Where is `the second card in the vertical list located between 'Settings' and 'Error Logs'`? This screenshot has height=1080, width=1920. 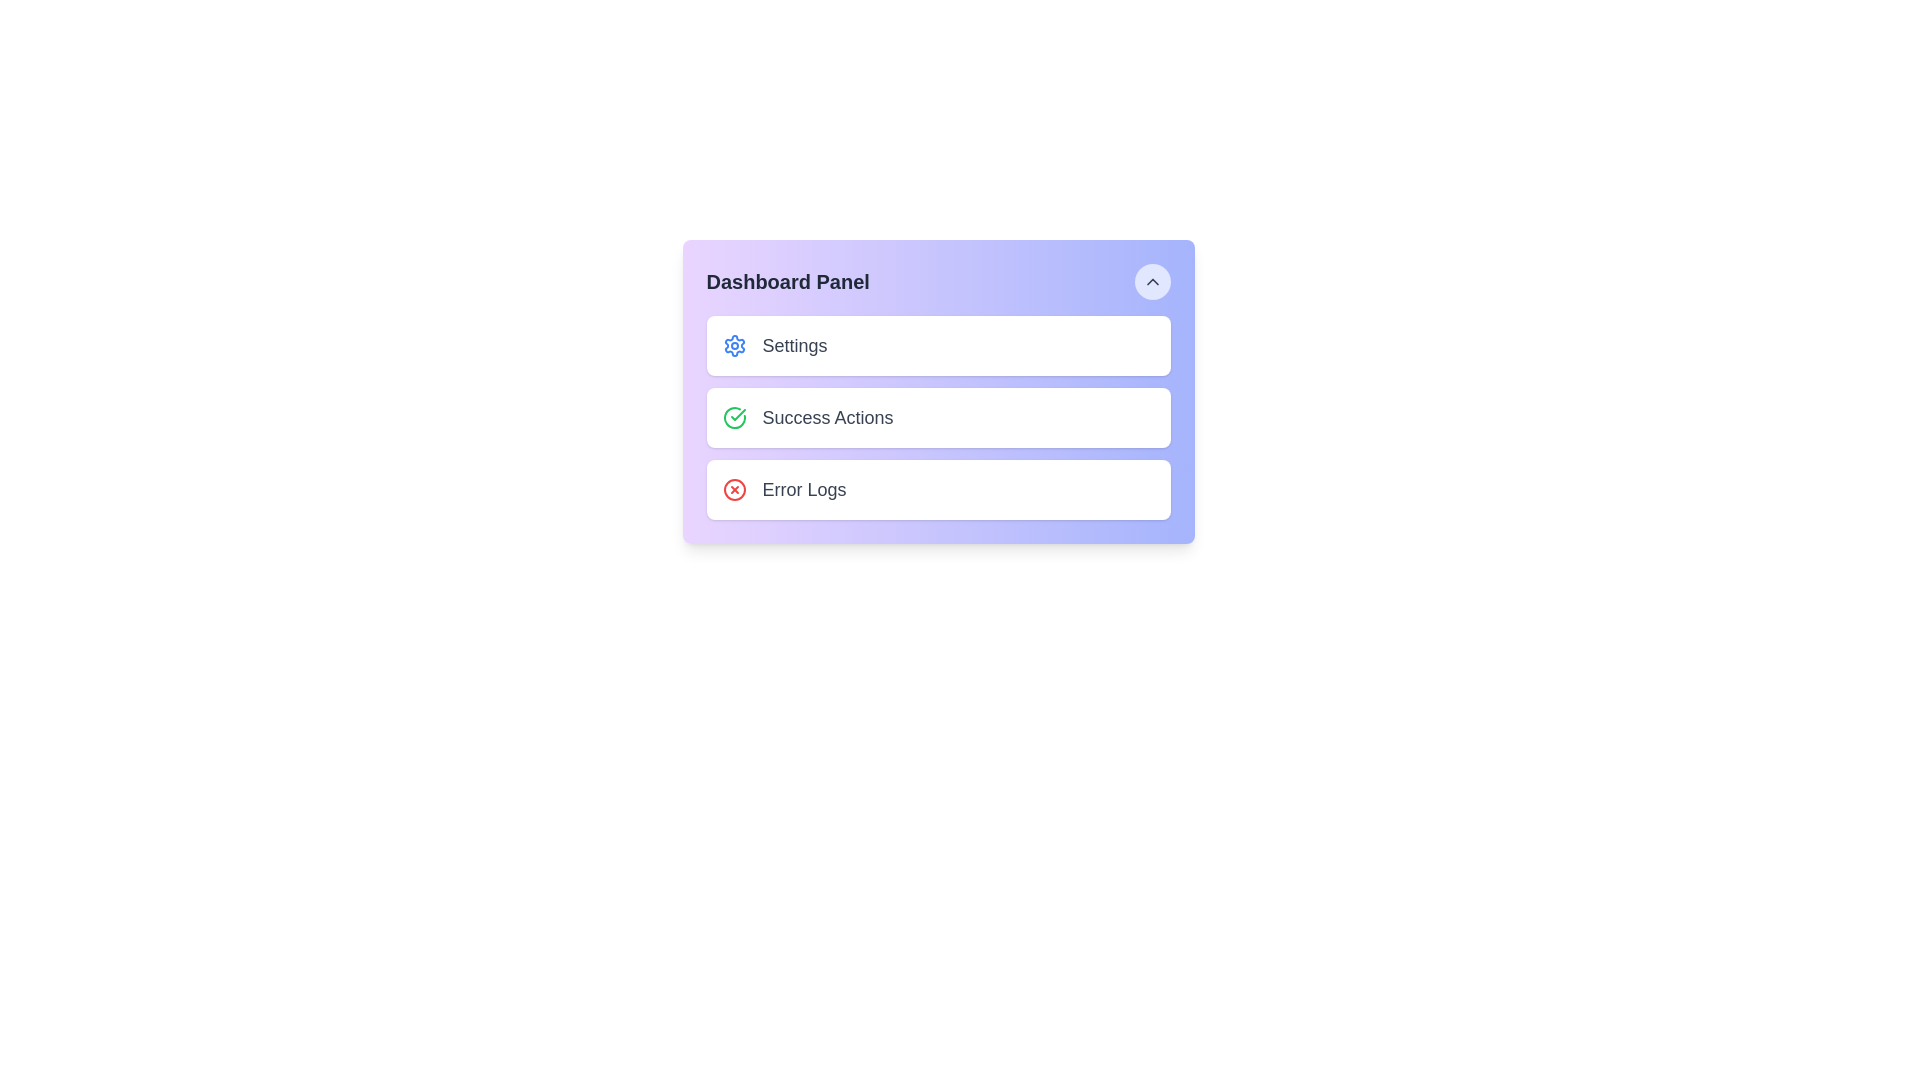 the second card in the vertical list located between 'Settings' and 'Error Logs' is located at coordinates (937, 416).